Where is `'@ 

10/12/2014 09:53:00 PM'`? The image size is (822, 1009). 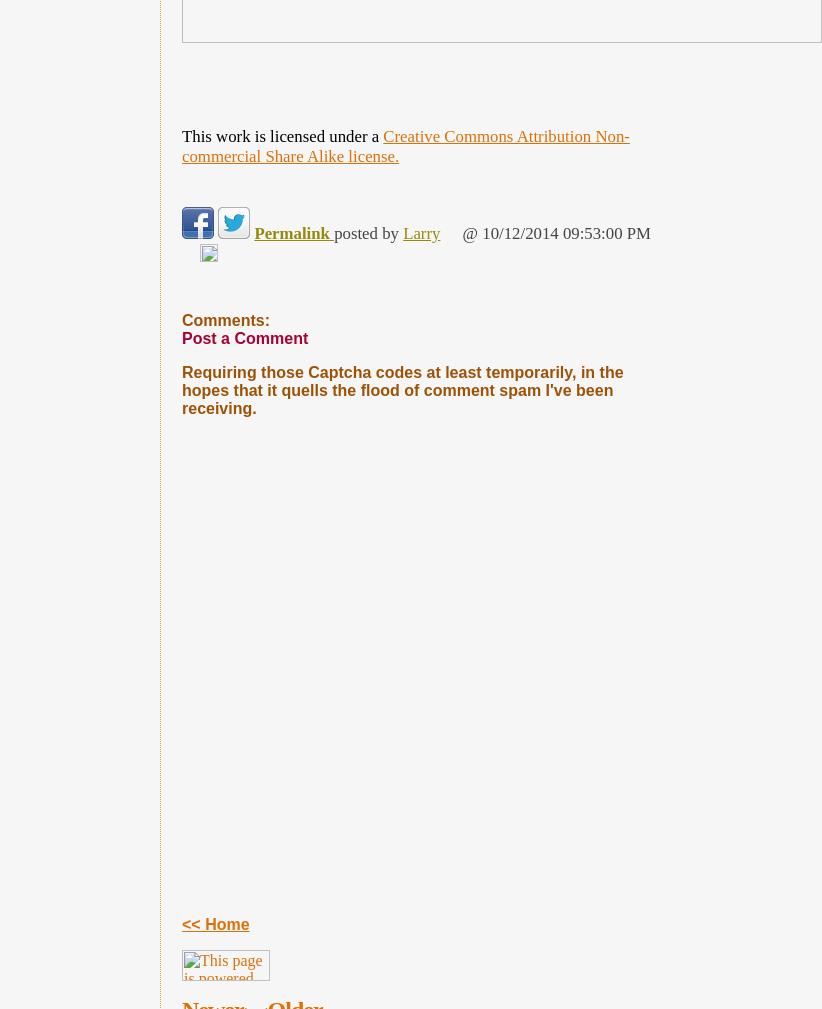
'@ 

10/12/2014 09:53:00 PM' is located at coordinates (458, 232).